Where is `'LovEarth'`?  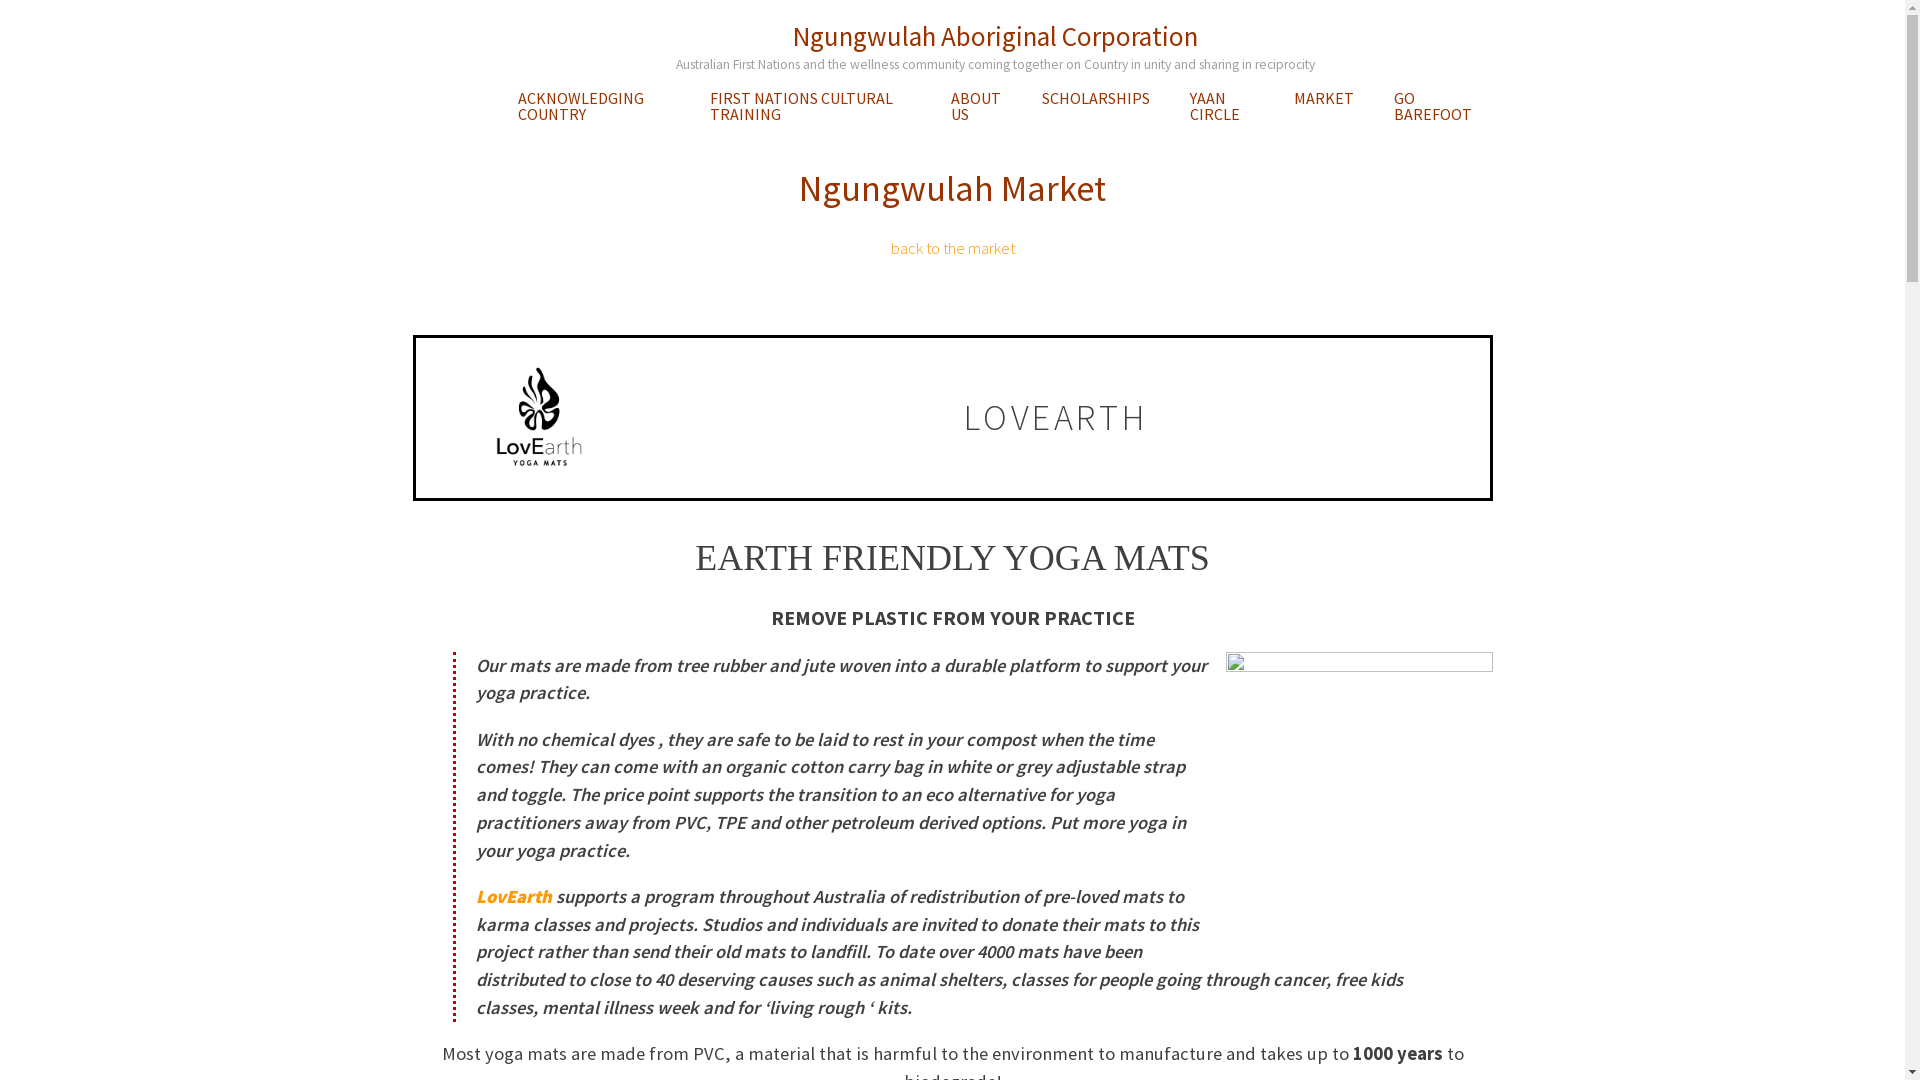 'LovEarth' is located at coordinates (513, 895).